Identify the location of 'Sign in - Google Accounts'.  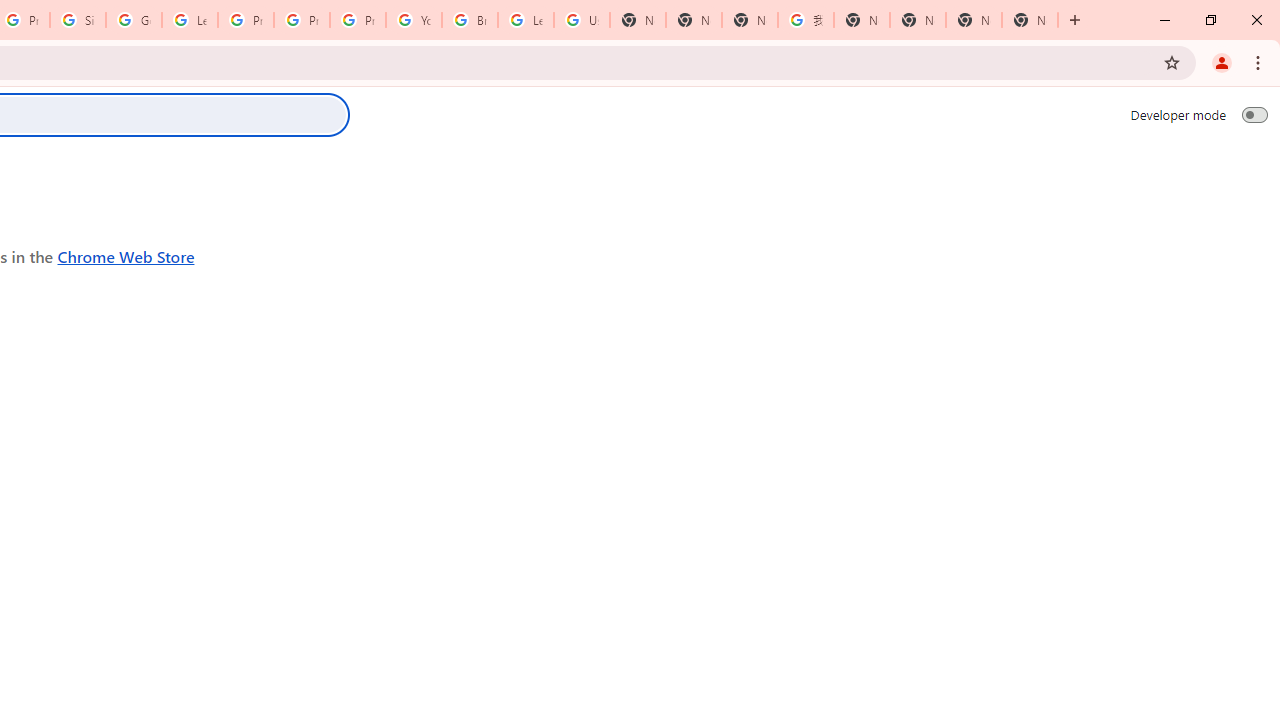
(78, 20).